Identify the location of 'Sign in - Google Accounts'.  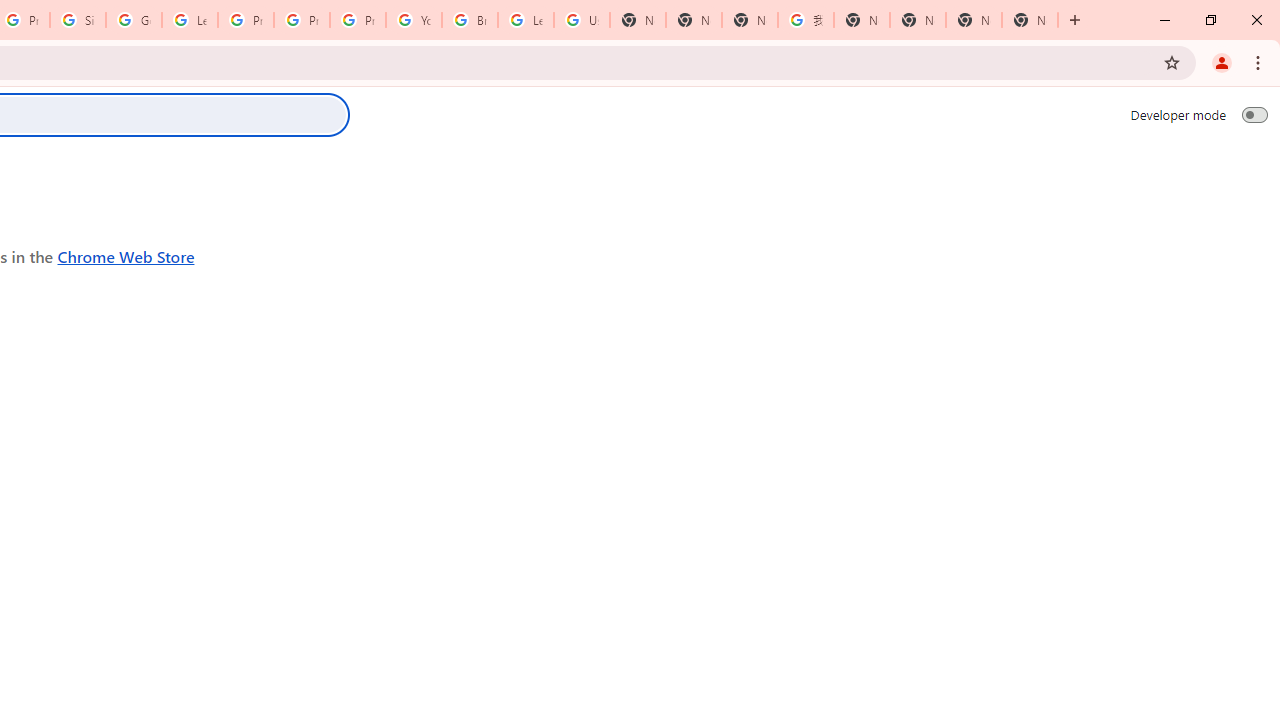
(78, 20).